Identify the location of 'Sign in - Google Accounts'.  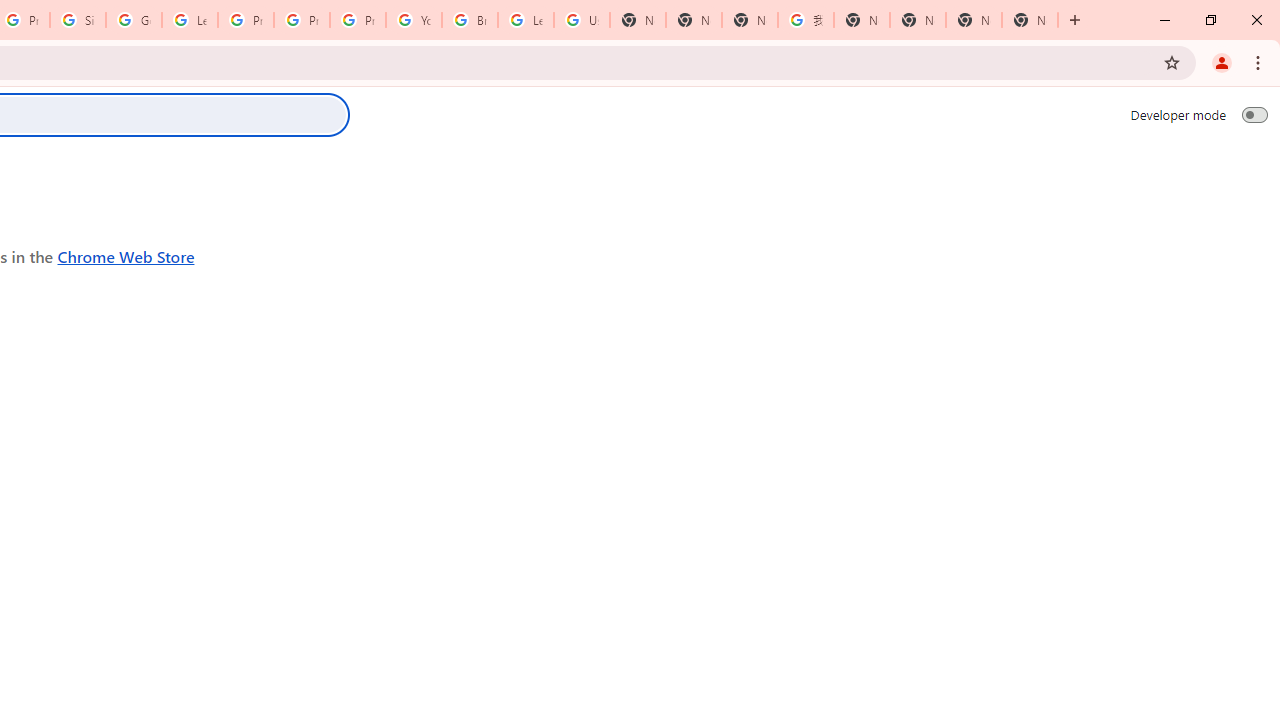
(78, 20).